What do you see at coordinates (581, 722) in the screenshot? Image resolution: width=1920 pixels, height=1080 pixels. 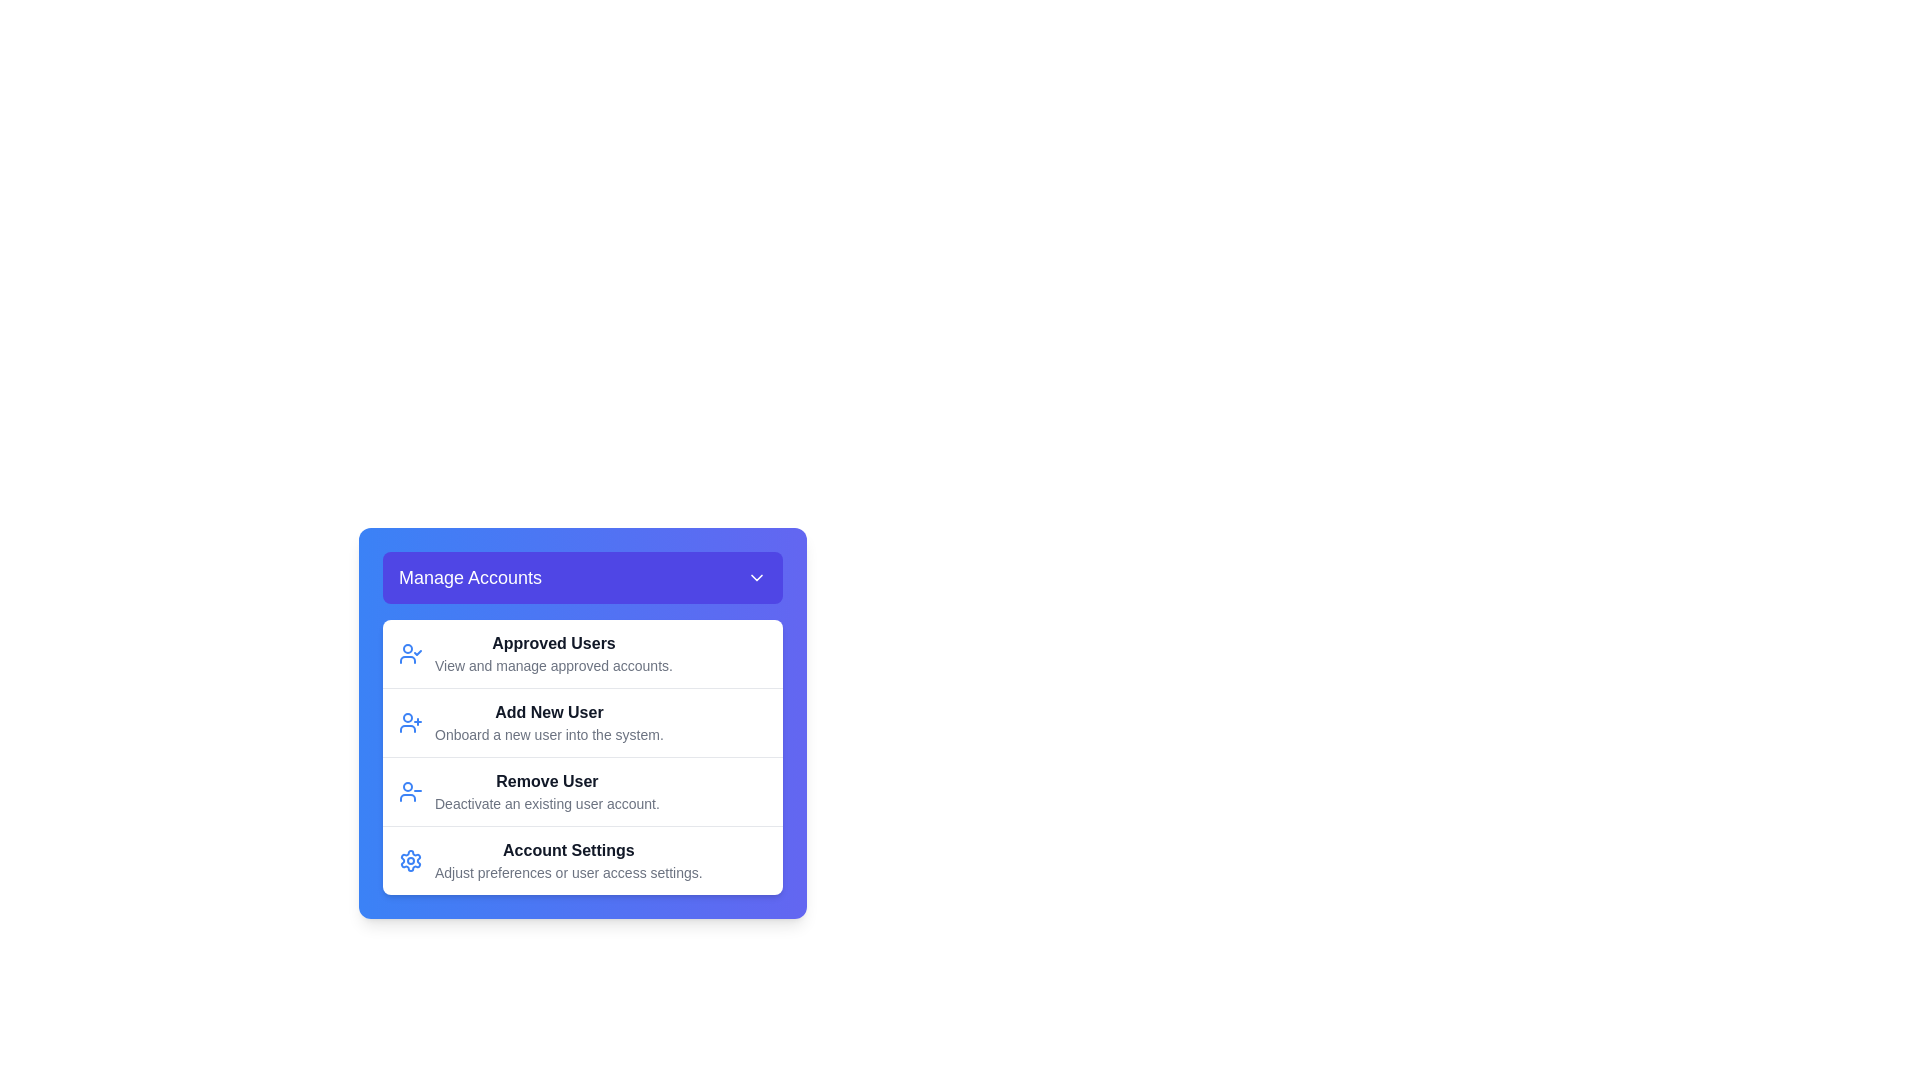 I see `the second list item labeled 'Add New User' with an icon and text to navigate to the new user onboarding page` at bounding box center [581, 722].